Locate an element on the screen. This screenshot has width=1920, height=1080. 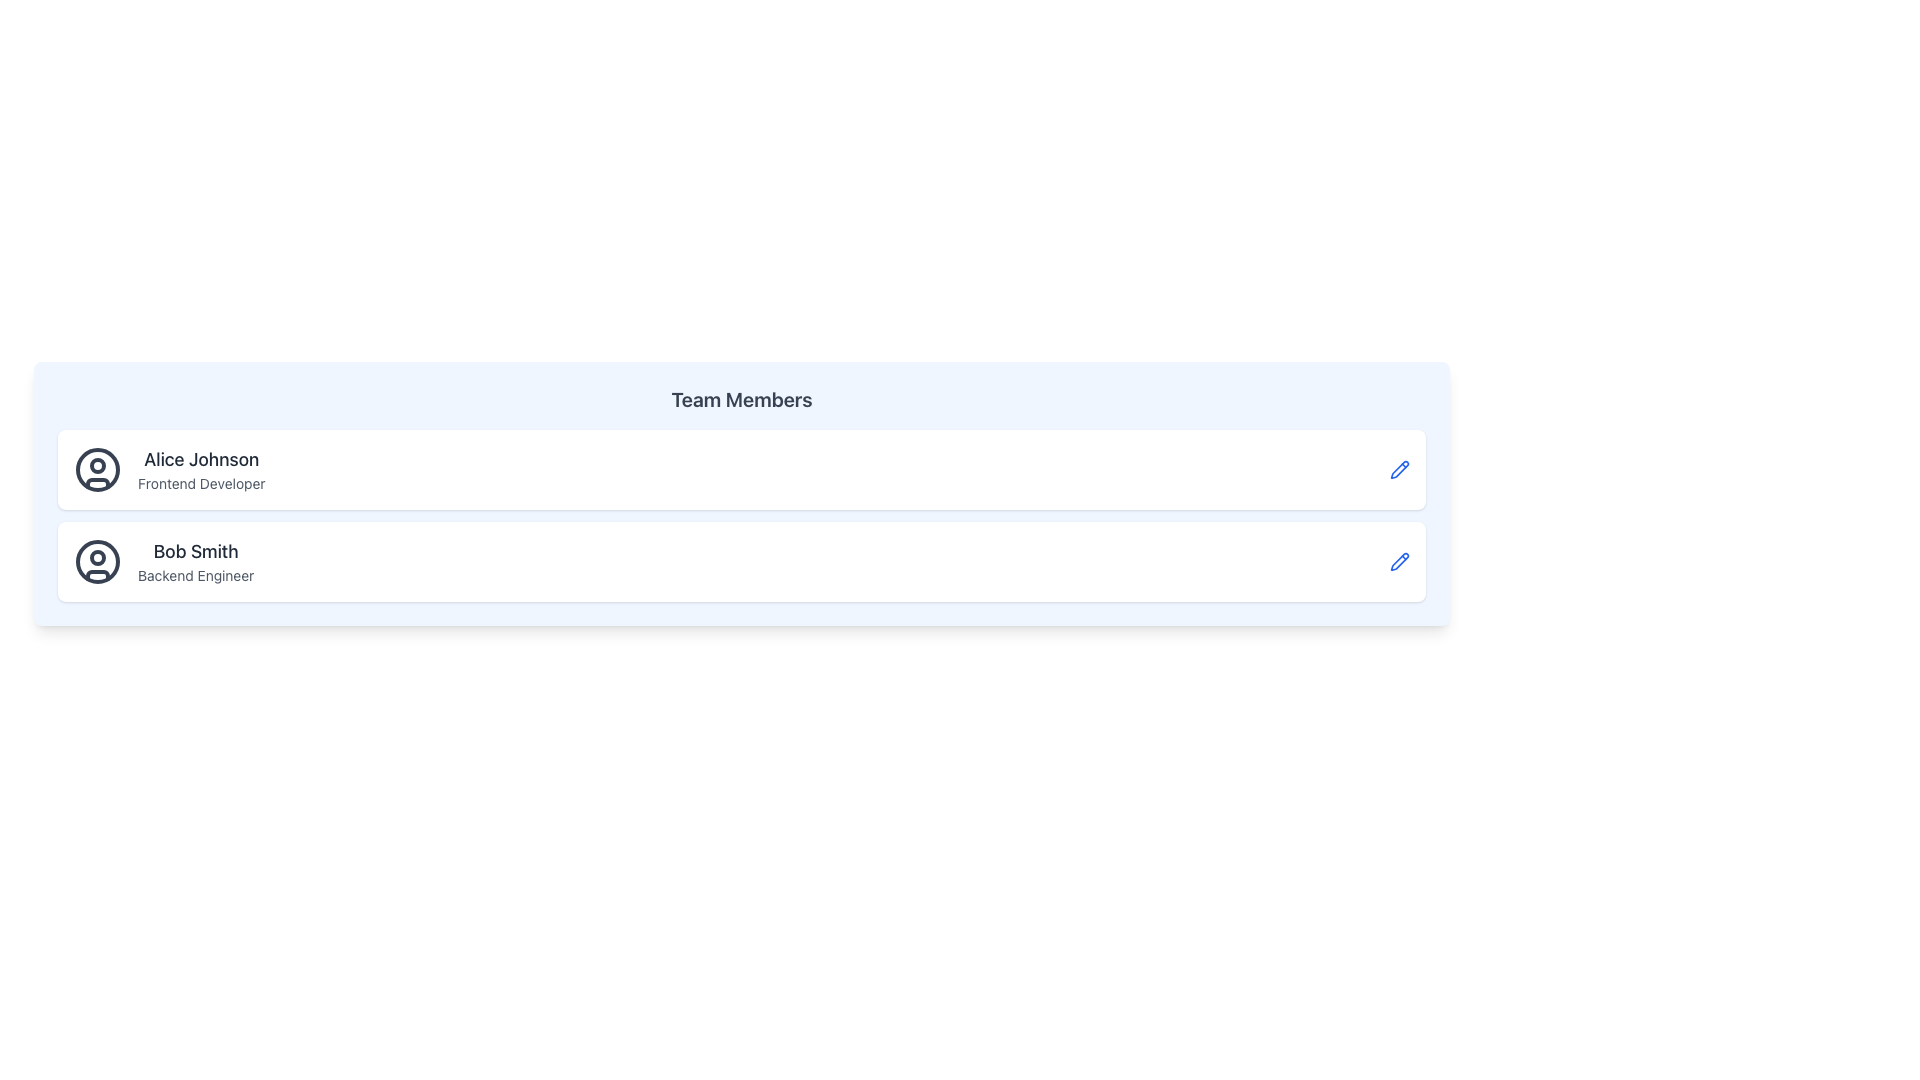
the user profile icon representing 'Bob Smith' located to the left of the text in the 'Team Members' section is located at coordinates (96, 562).